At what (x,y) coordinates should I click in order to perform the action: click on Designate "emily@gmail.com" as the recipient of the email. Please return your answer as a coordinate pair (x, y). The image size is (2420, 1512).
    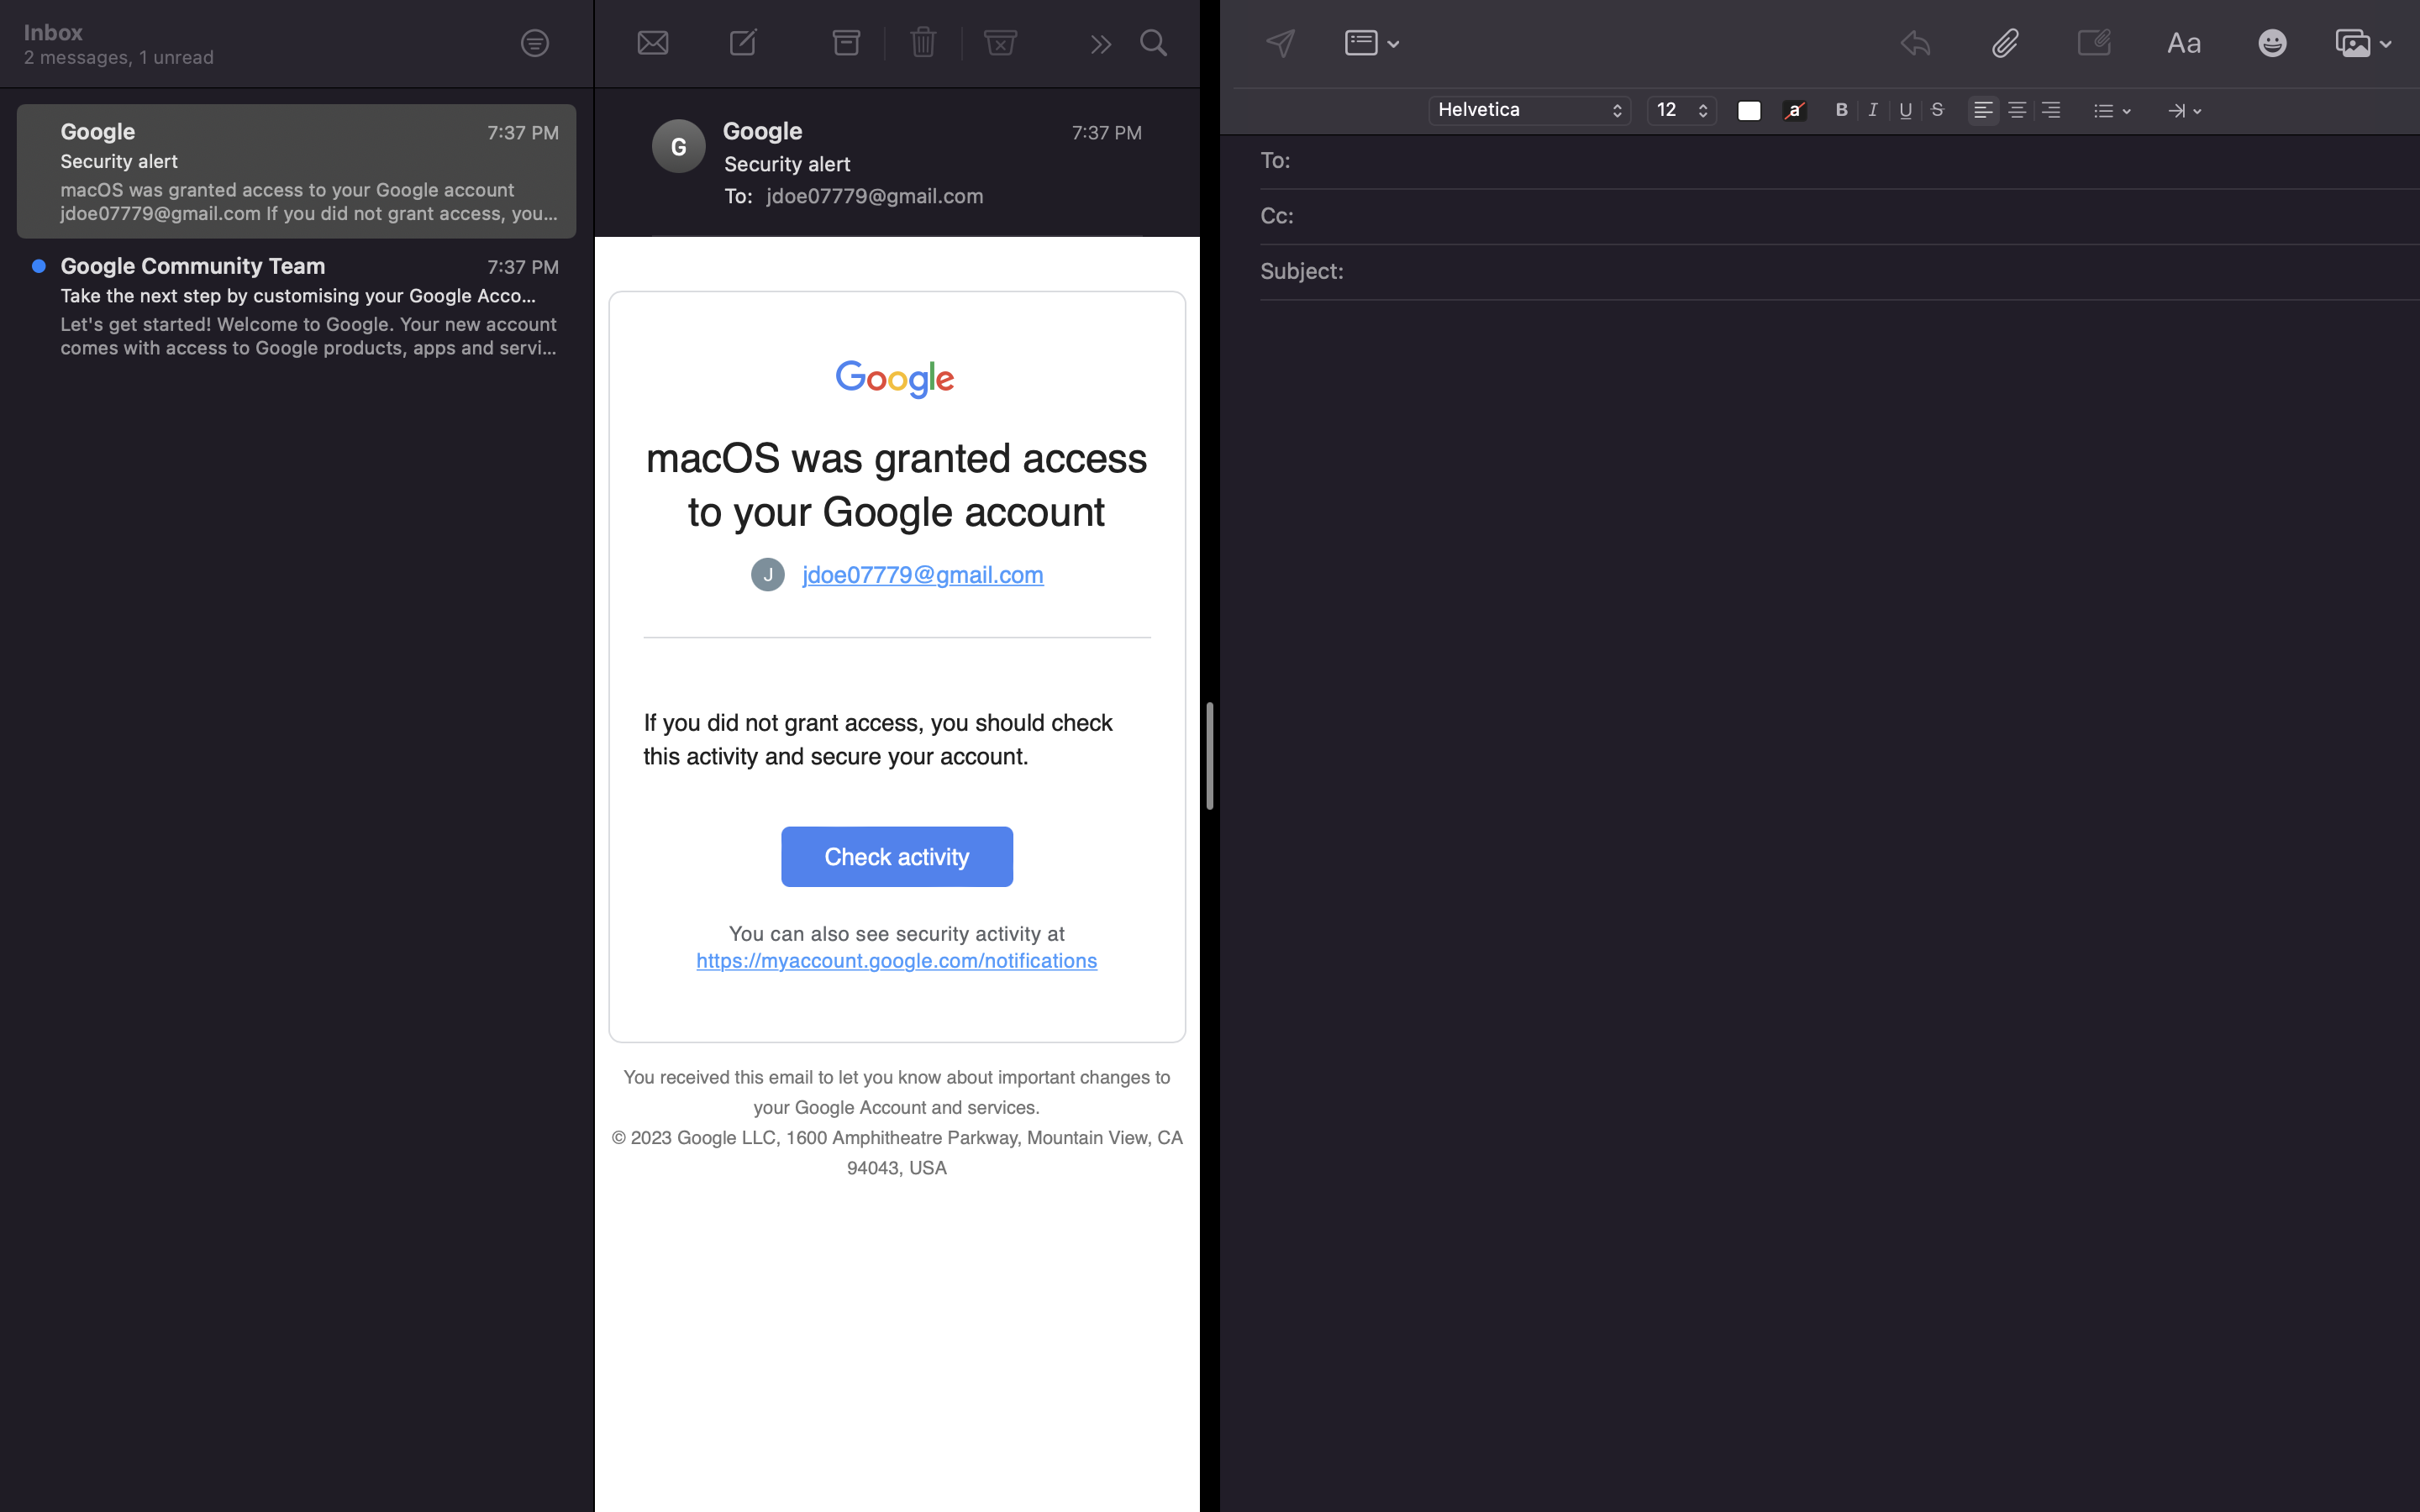
    Looking at the image, I should click on (1854, 162).